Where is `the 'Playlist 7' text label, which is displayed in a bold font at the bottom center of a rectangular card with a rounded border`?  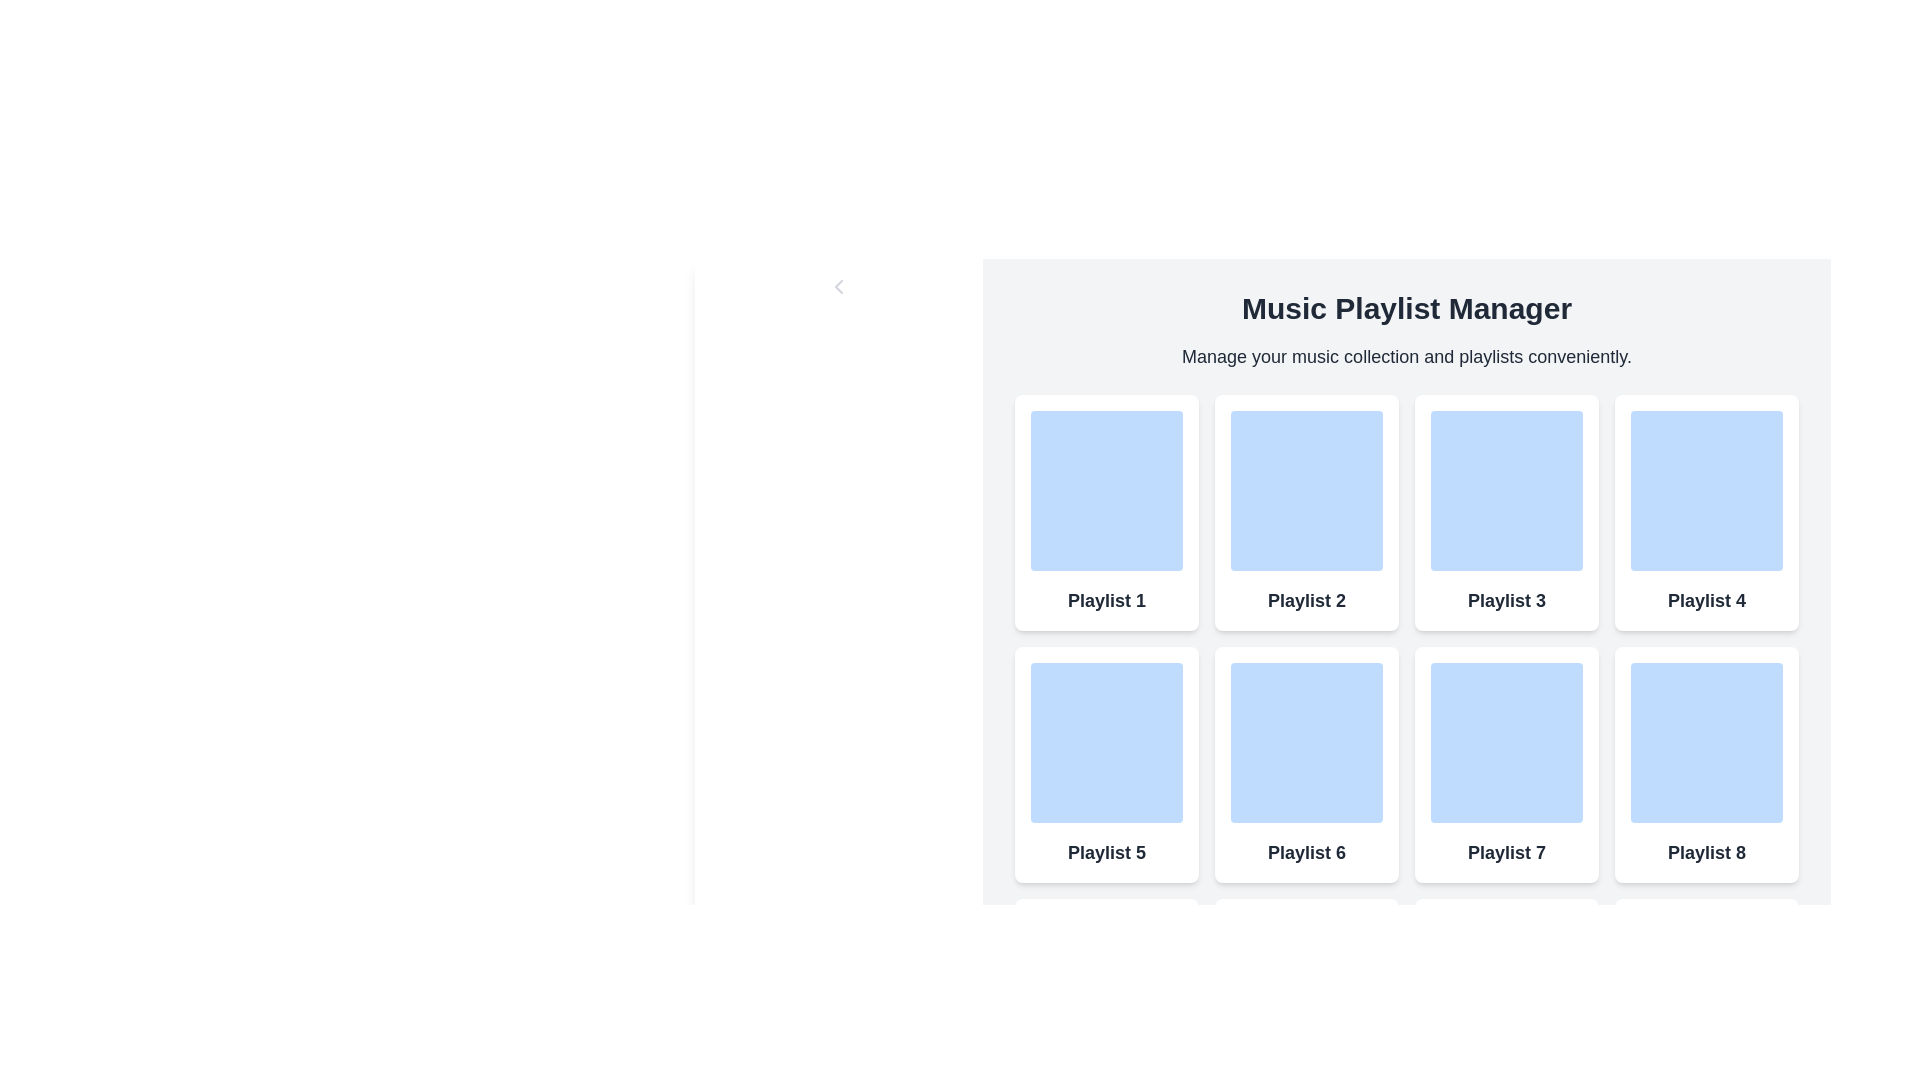 the 'Playlist 7' text label, which is displayed in a bold font at the bottom center of a rectangular card with a rounded border is located at coordinates (1507, 852).